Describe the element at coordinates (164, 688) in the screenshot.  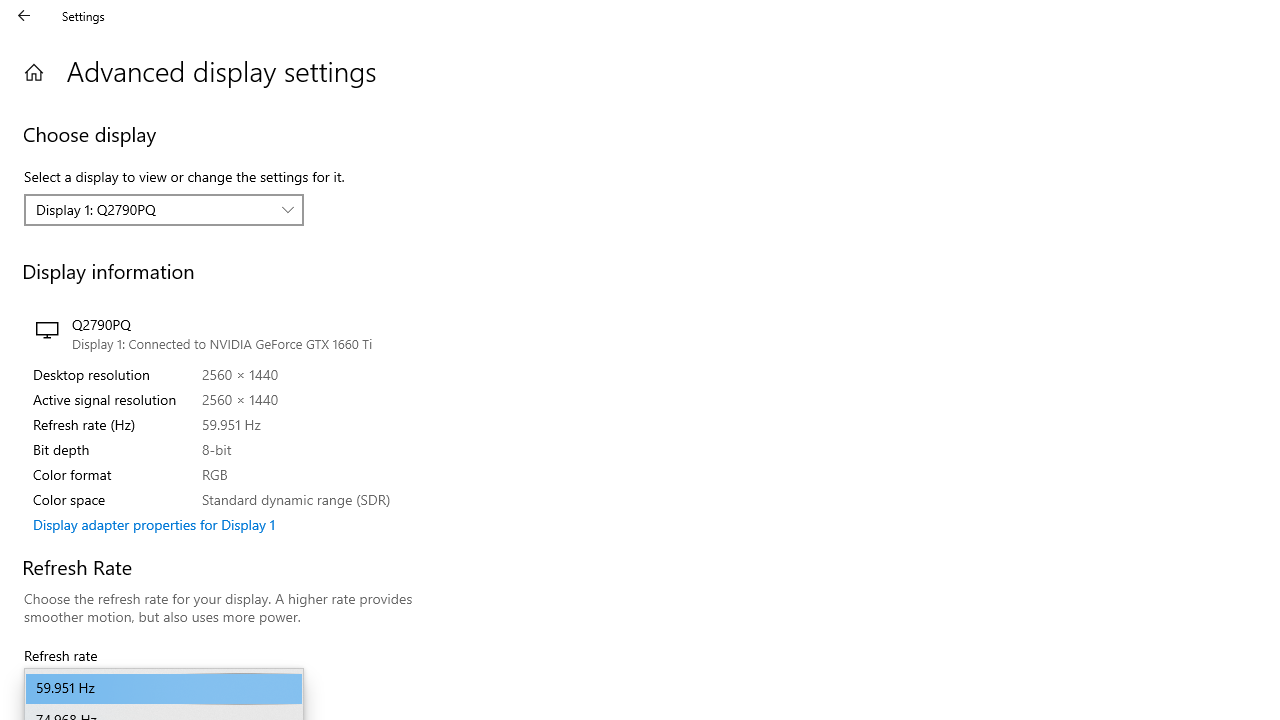
I see `'Refresh rate'` at that location.